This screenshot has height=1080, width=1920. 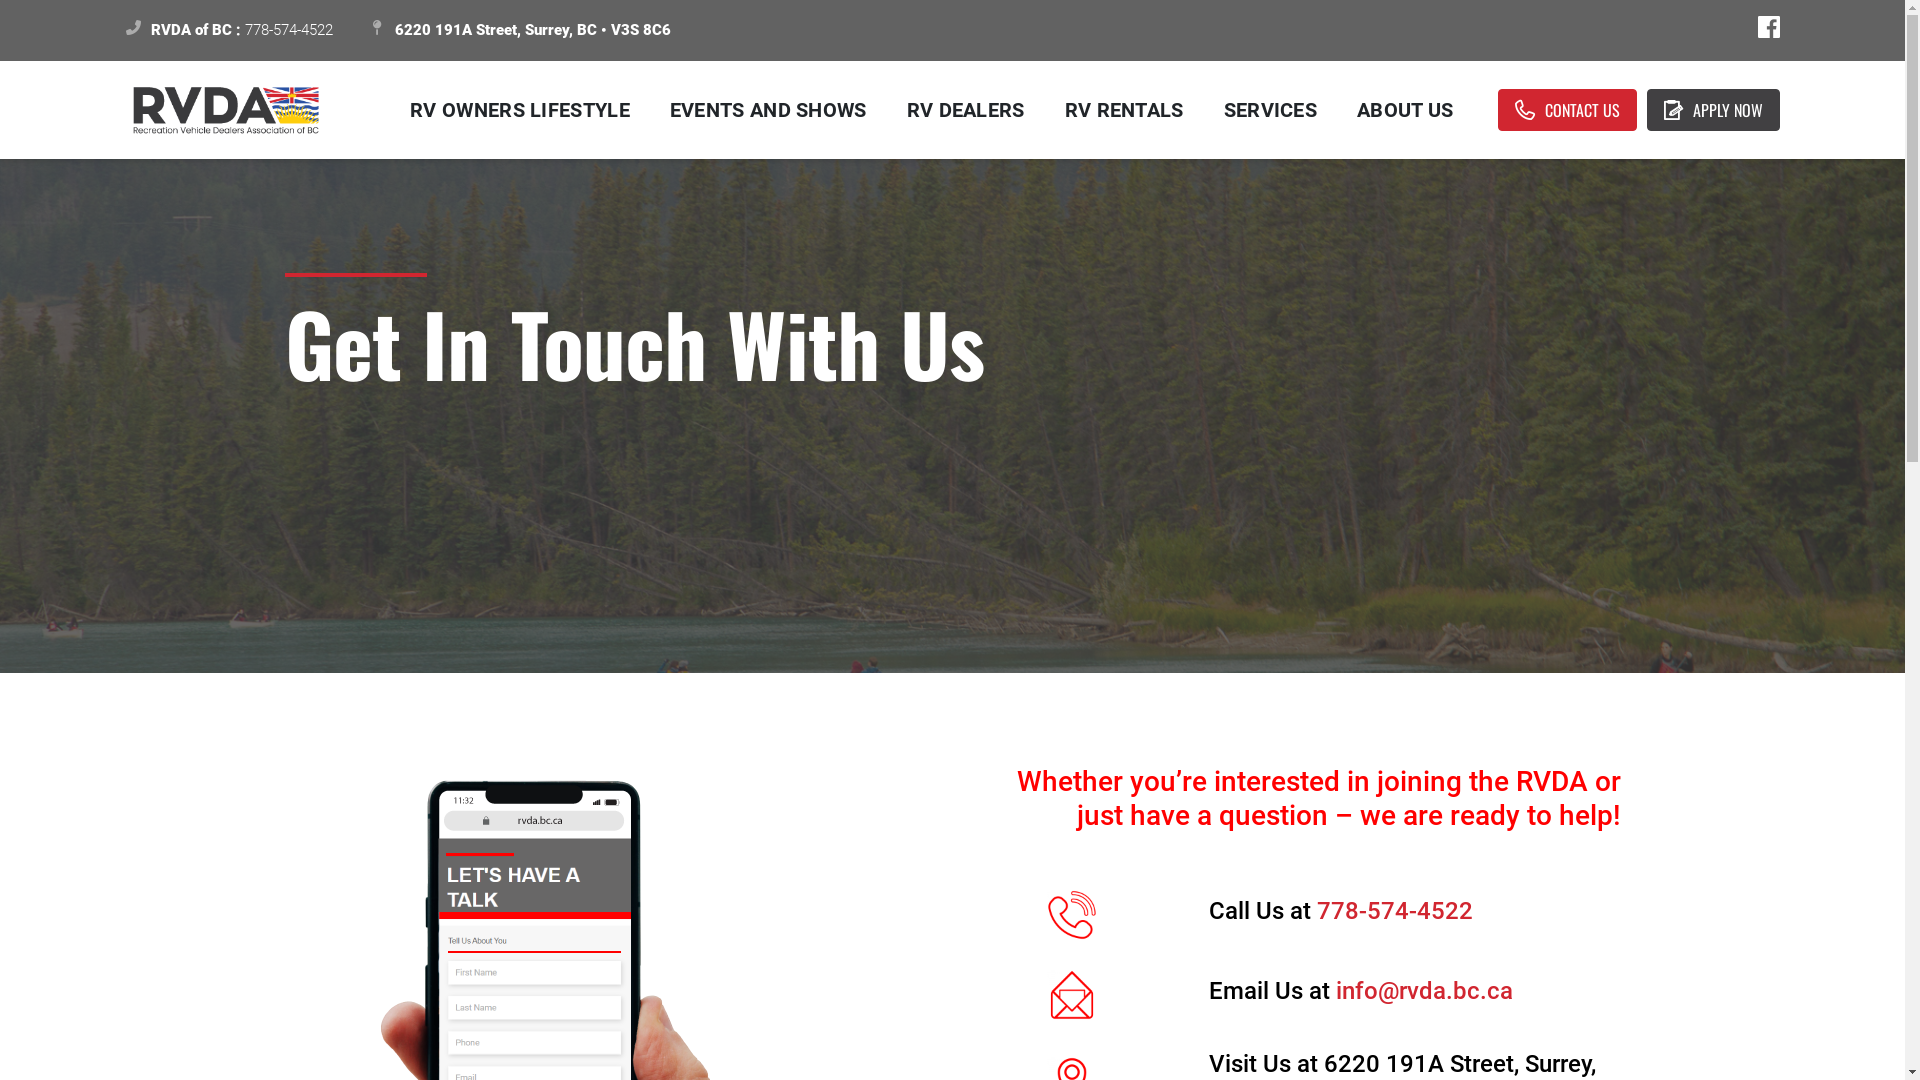 What do you see at coordinates (1337, 110) in the screenshot?
I see `'ABOUT US'` at bounding box center [1337, 110].